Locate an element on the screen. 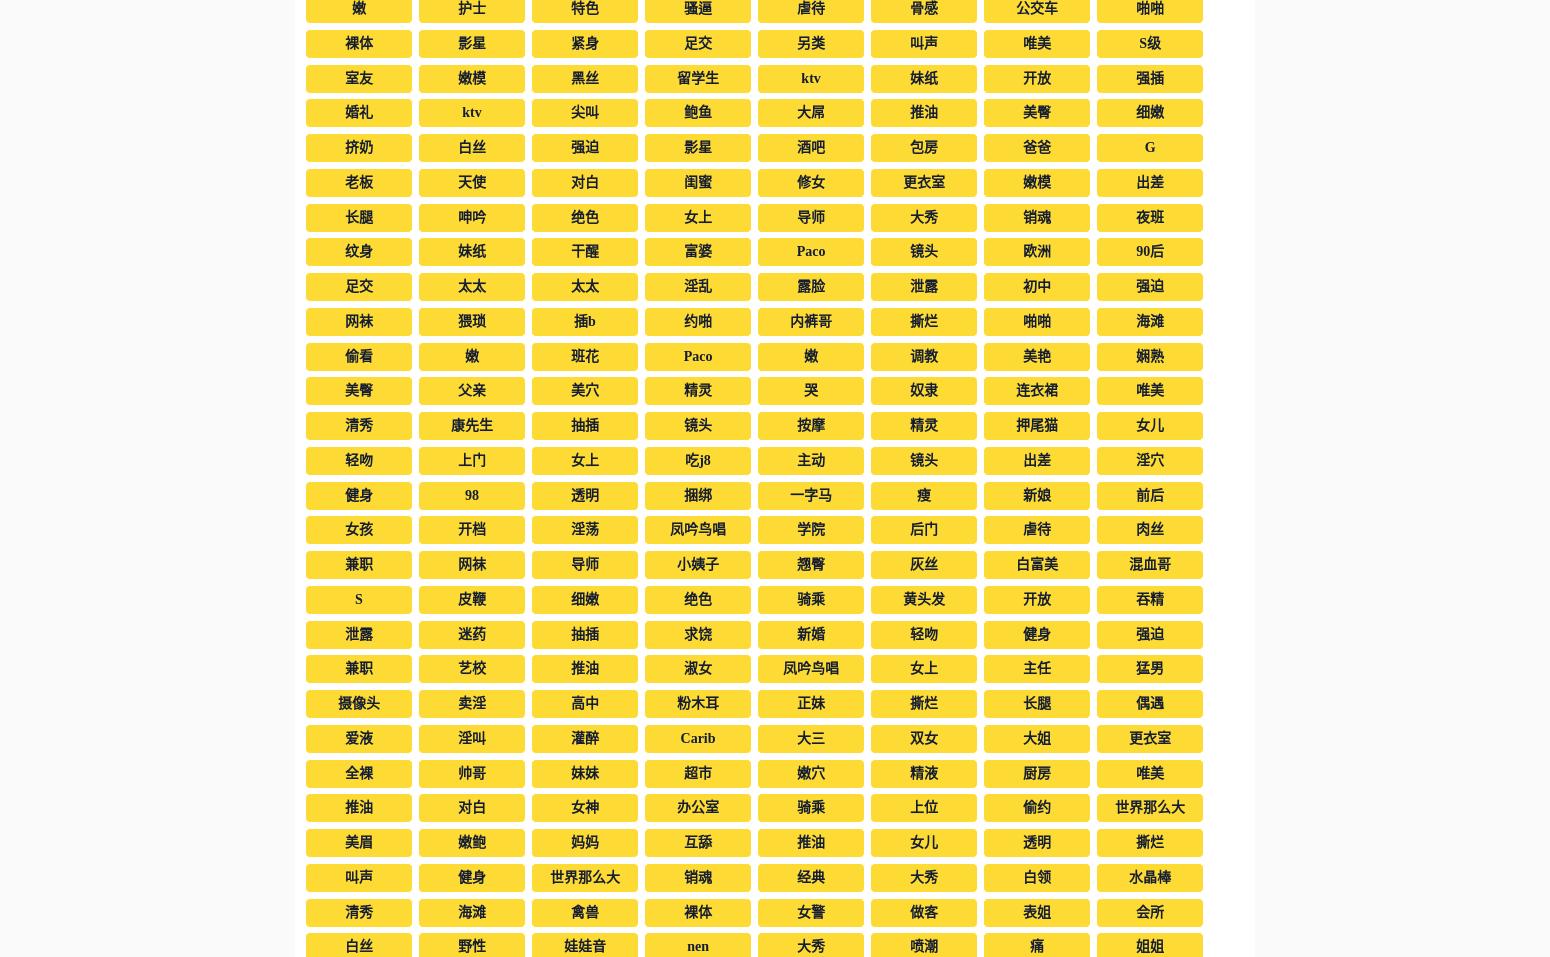 The width and height of the screenshot is (1550, 957). 'nen' is located at coordinates (696, 946).